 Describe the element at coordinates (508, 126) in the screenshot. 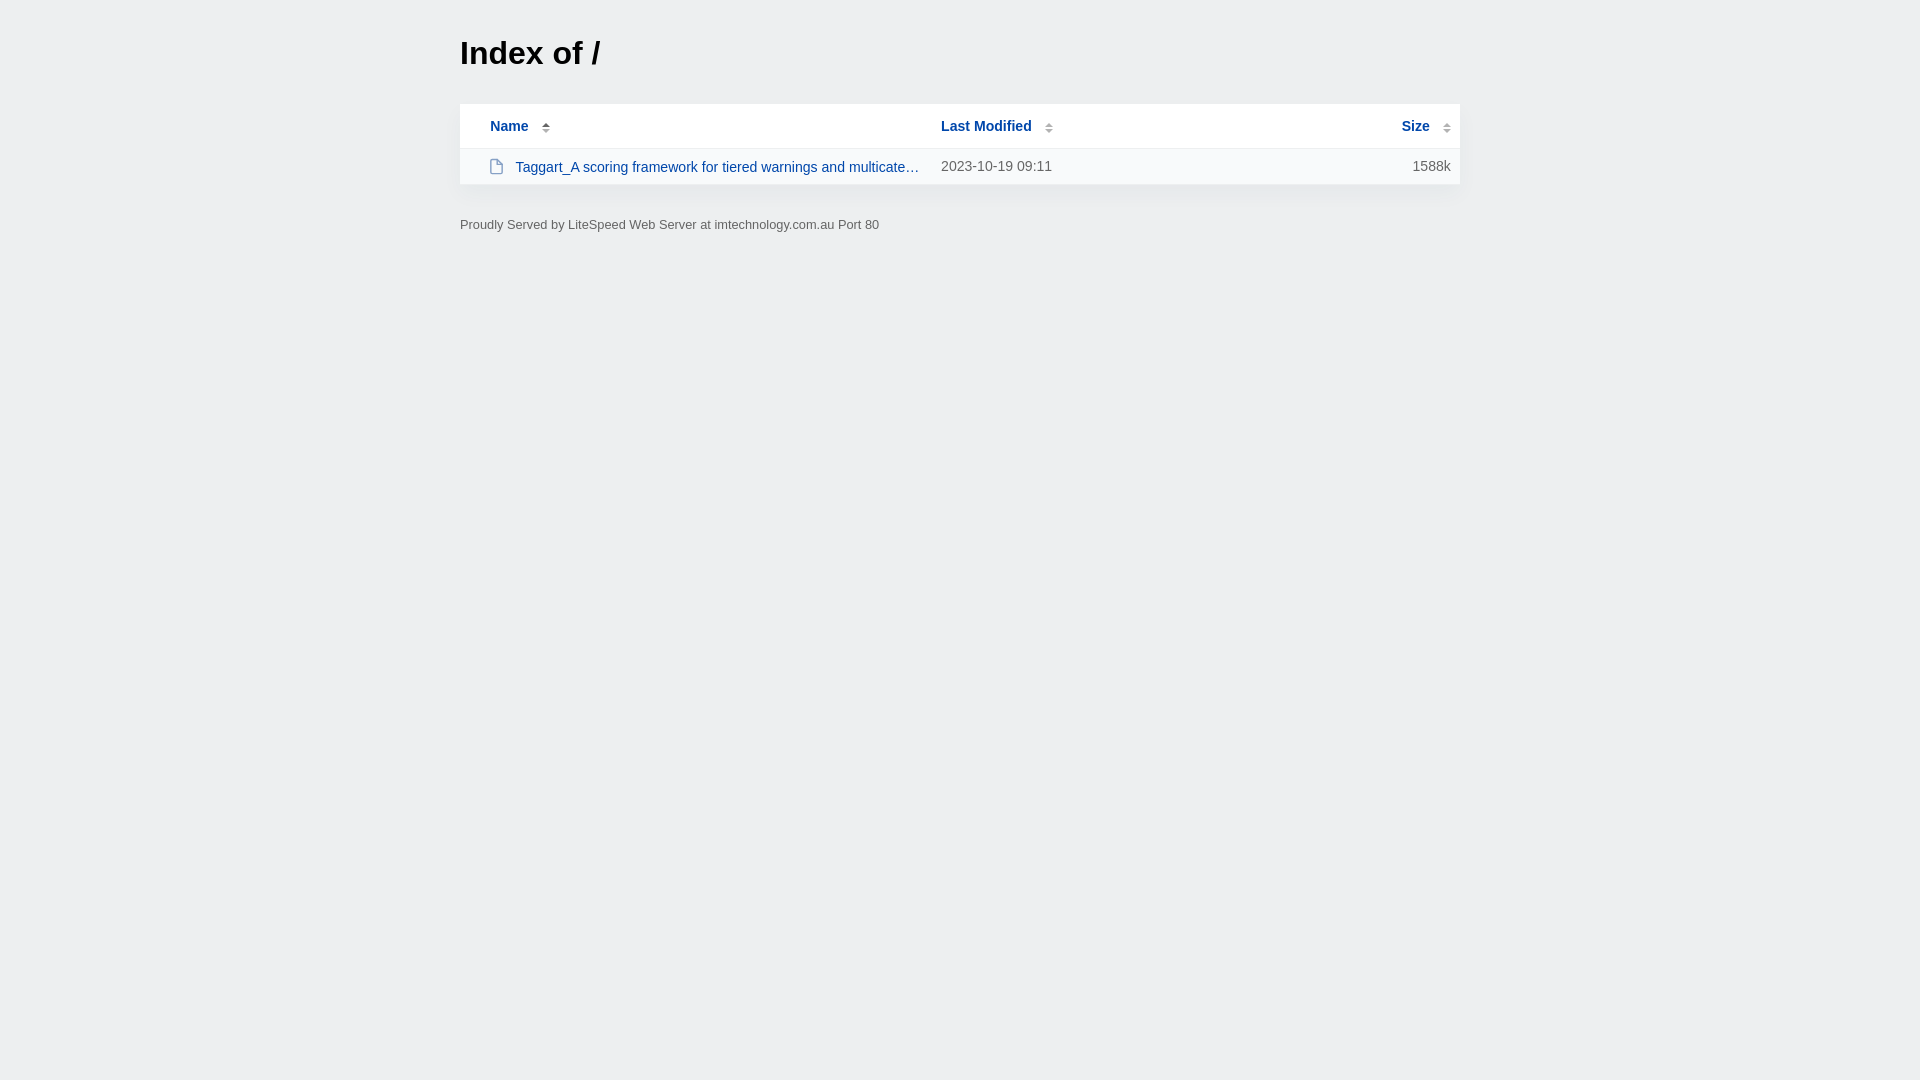

I see `'Name'` at that location.